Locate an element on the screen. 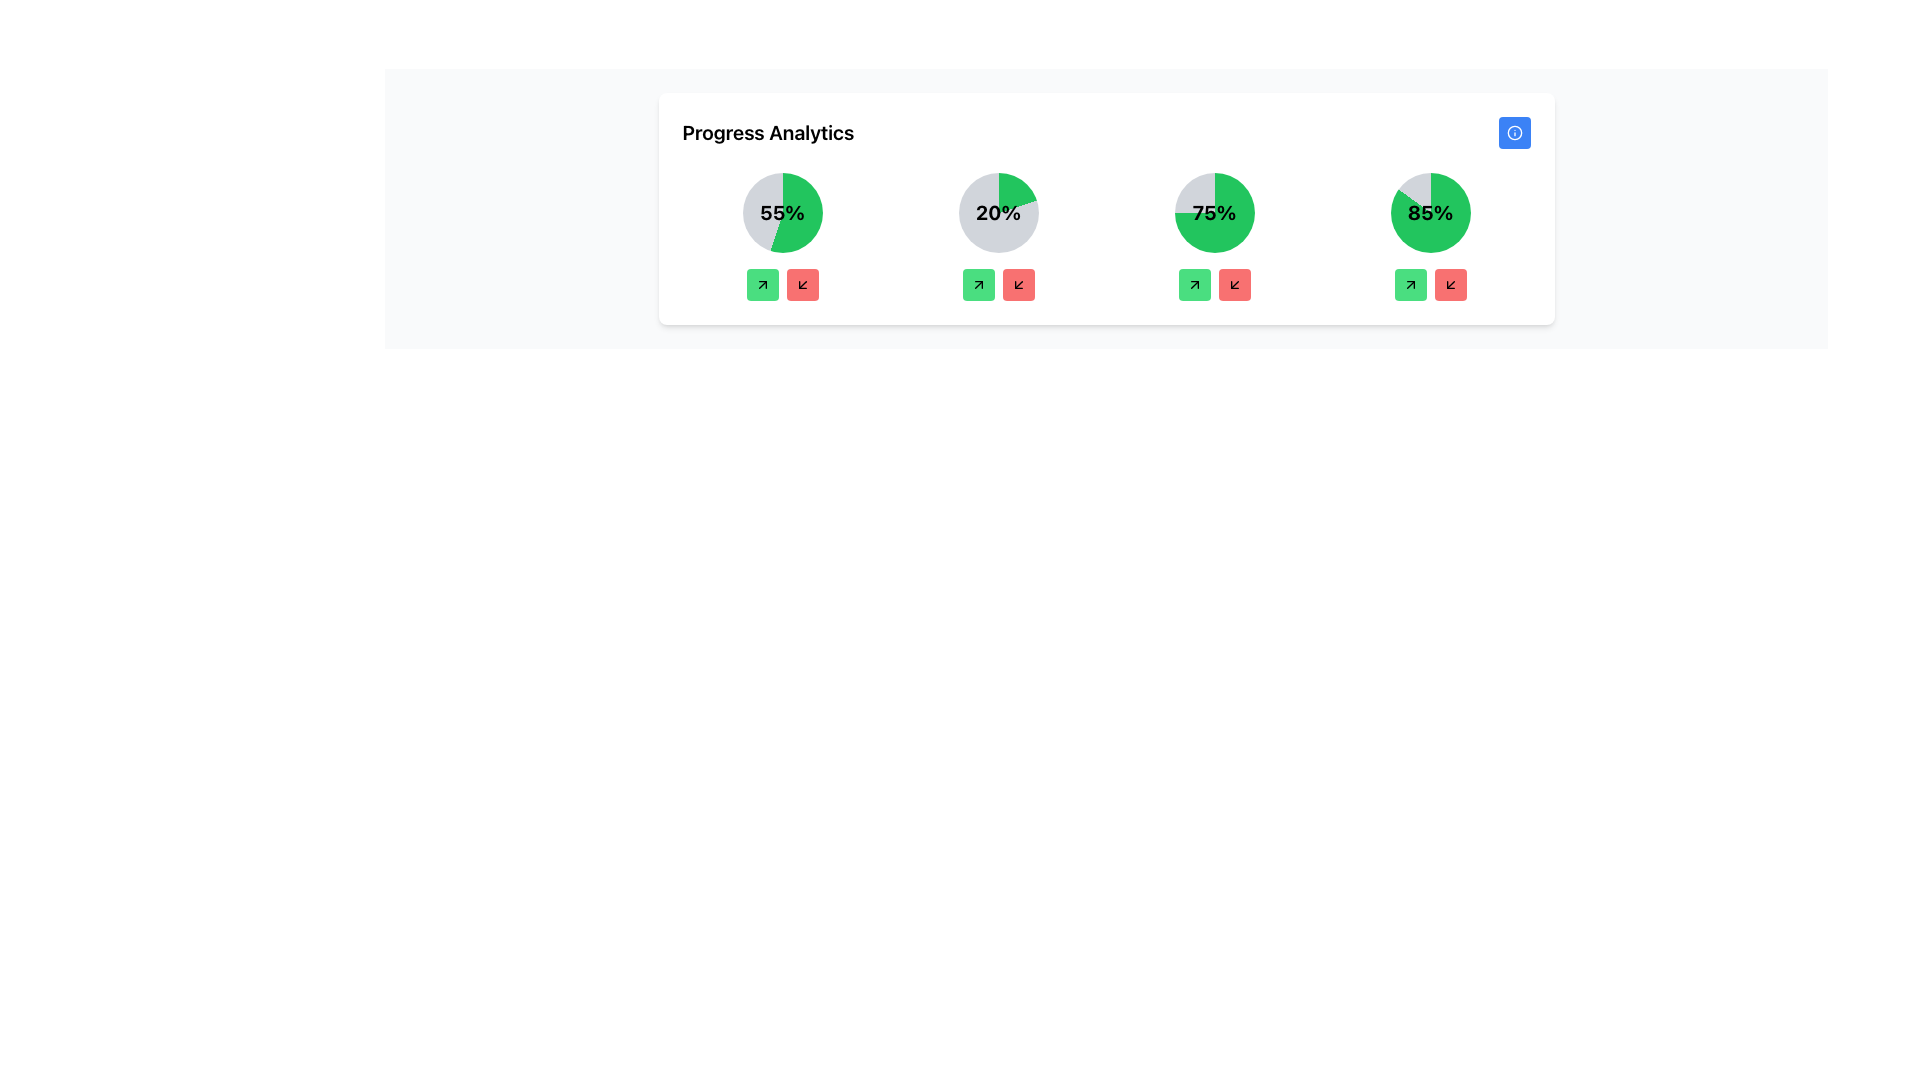  the red circular button with a downward left arrow icon located at the bottom right corner of the progress analytics card is located at coordinates (1450, 285).